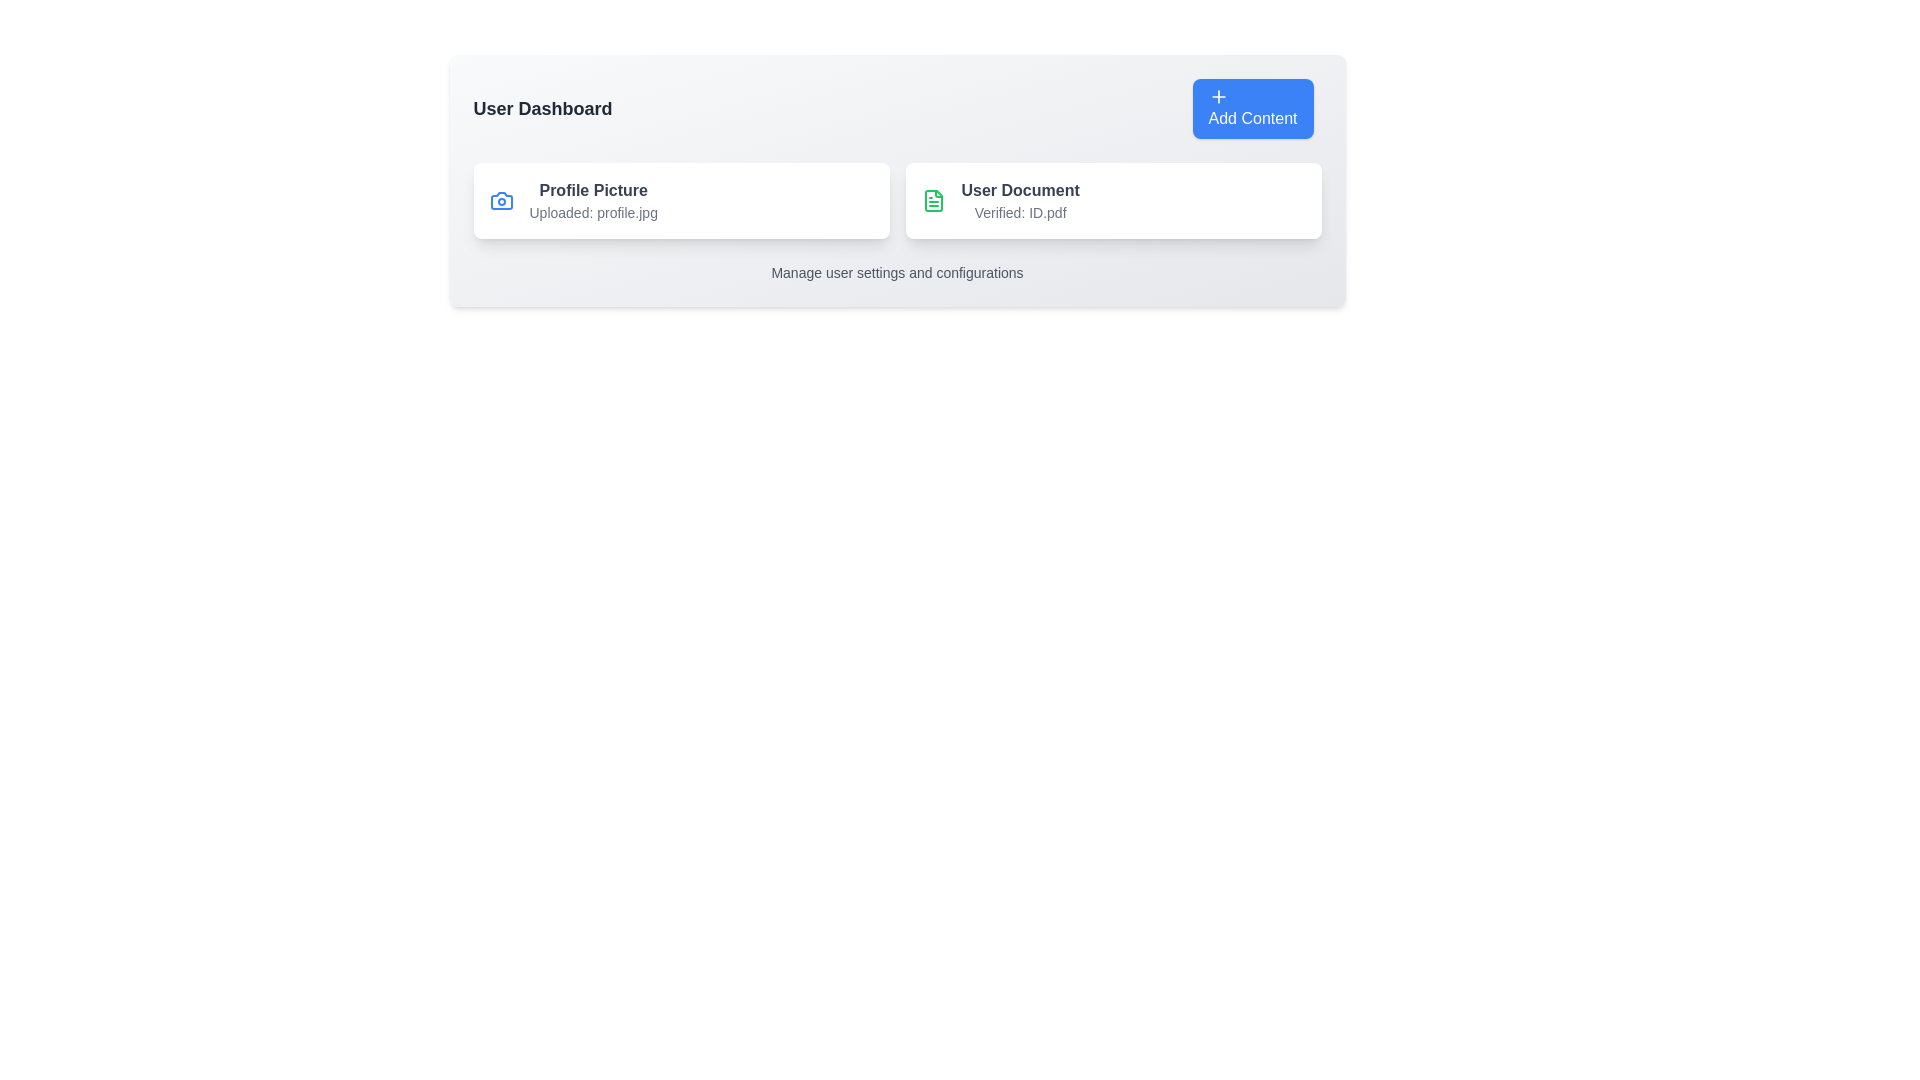  What do you see at coordinates (1251, 108) in the screenshot?
I see `the blue button located in the upper right corner of the user interface to activate the hover effect` at bounding box center [1251, 108].